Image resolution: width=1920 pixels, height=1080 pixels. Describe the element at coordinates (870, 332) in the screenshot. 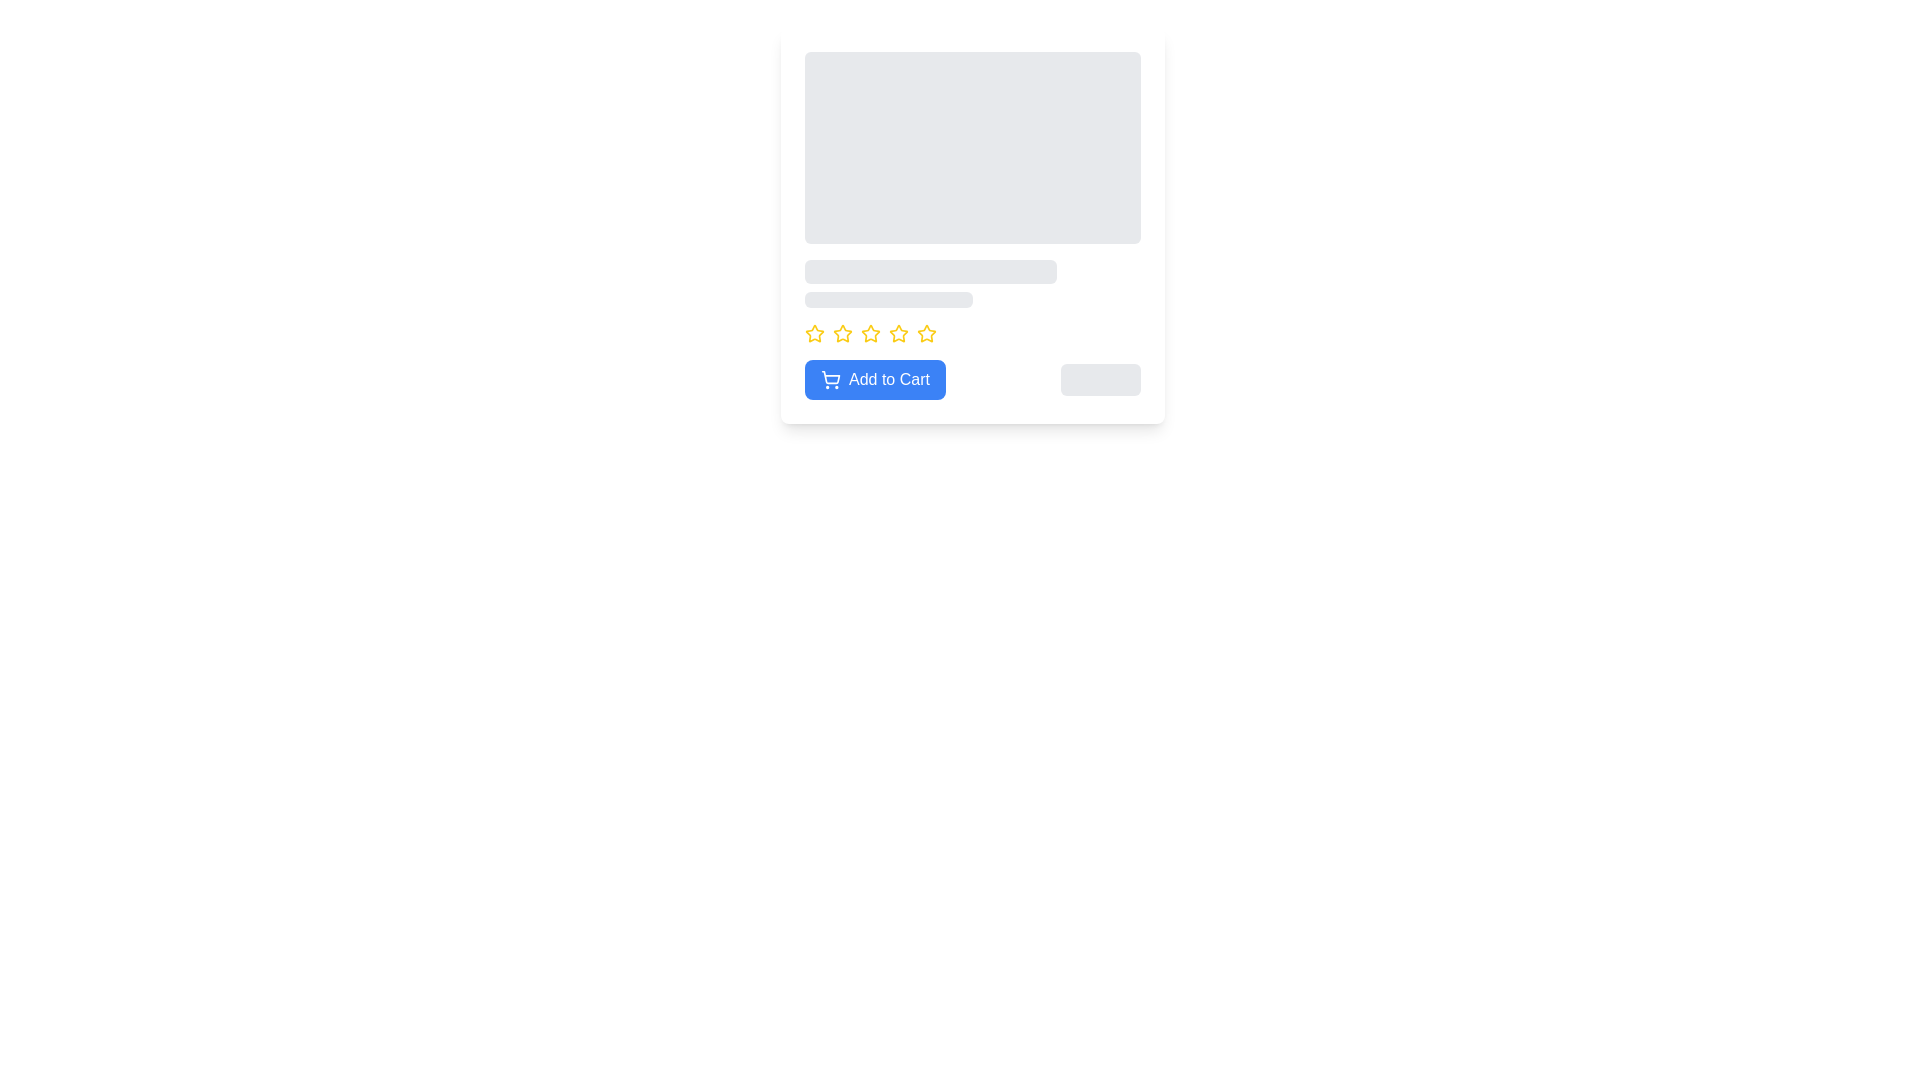

I see `the third star icon in the horizontal row of five stars` at that location.